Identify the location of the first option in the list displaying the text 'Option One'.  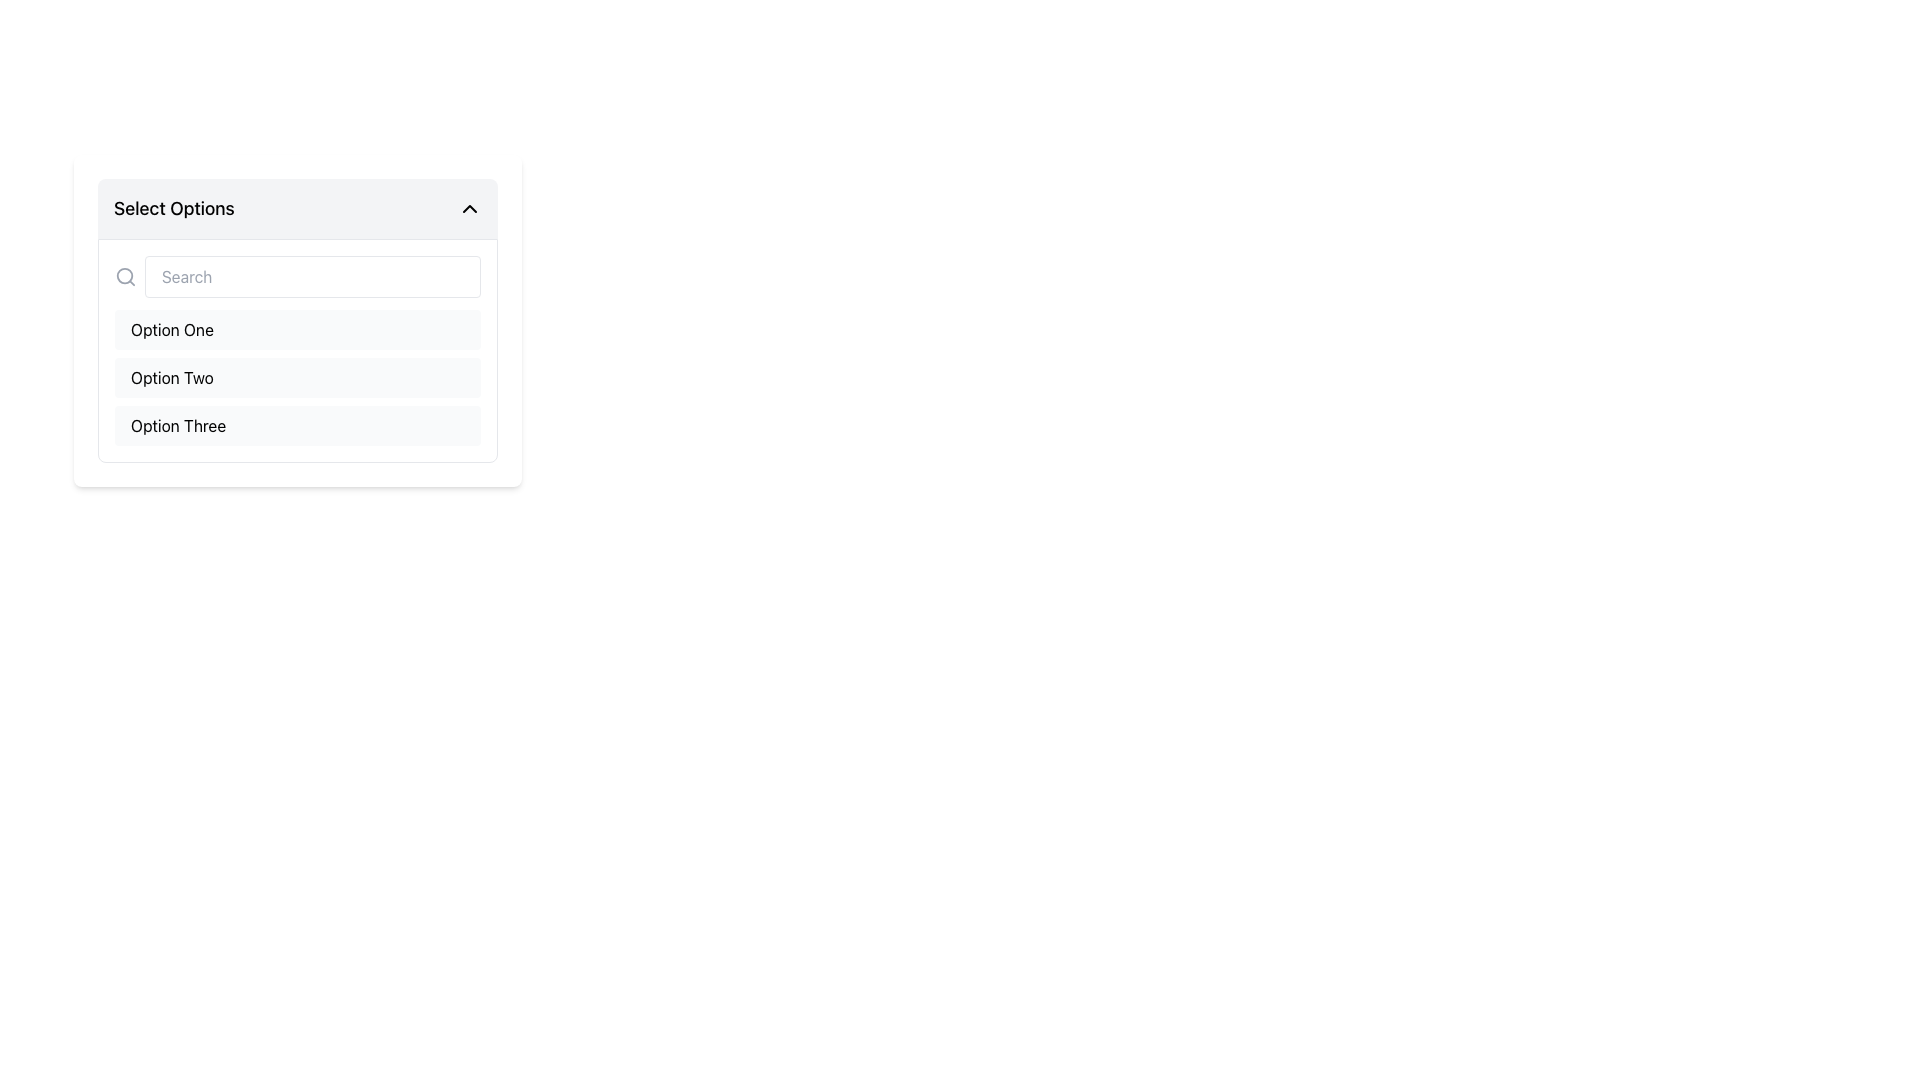
(172, 329).